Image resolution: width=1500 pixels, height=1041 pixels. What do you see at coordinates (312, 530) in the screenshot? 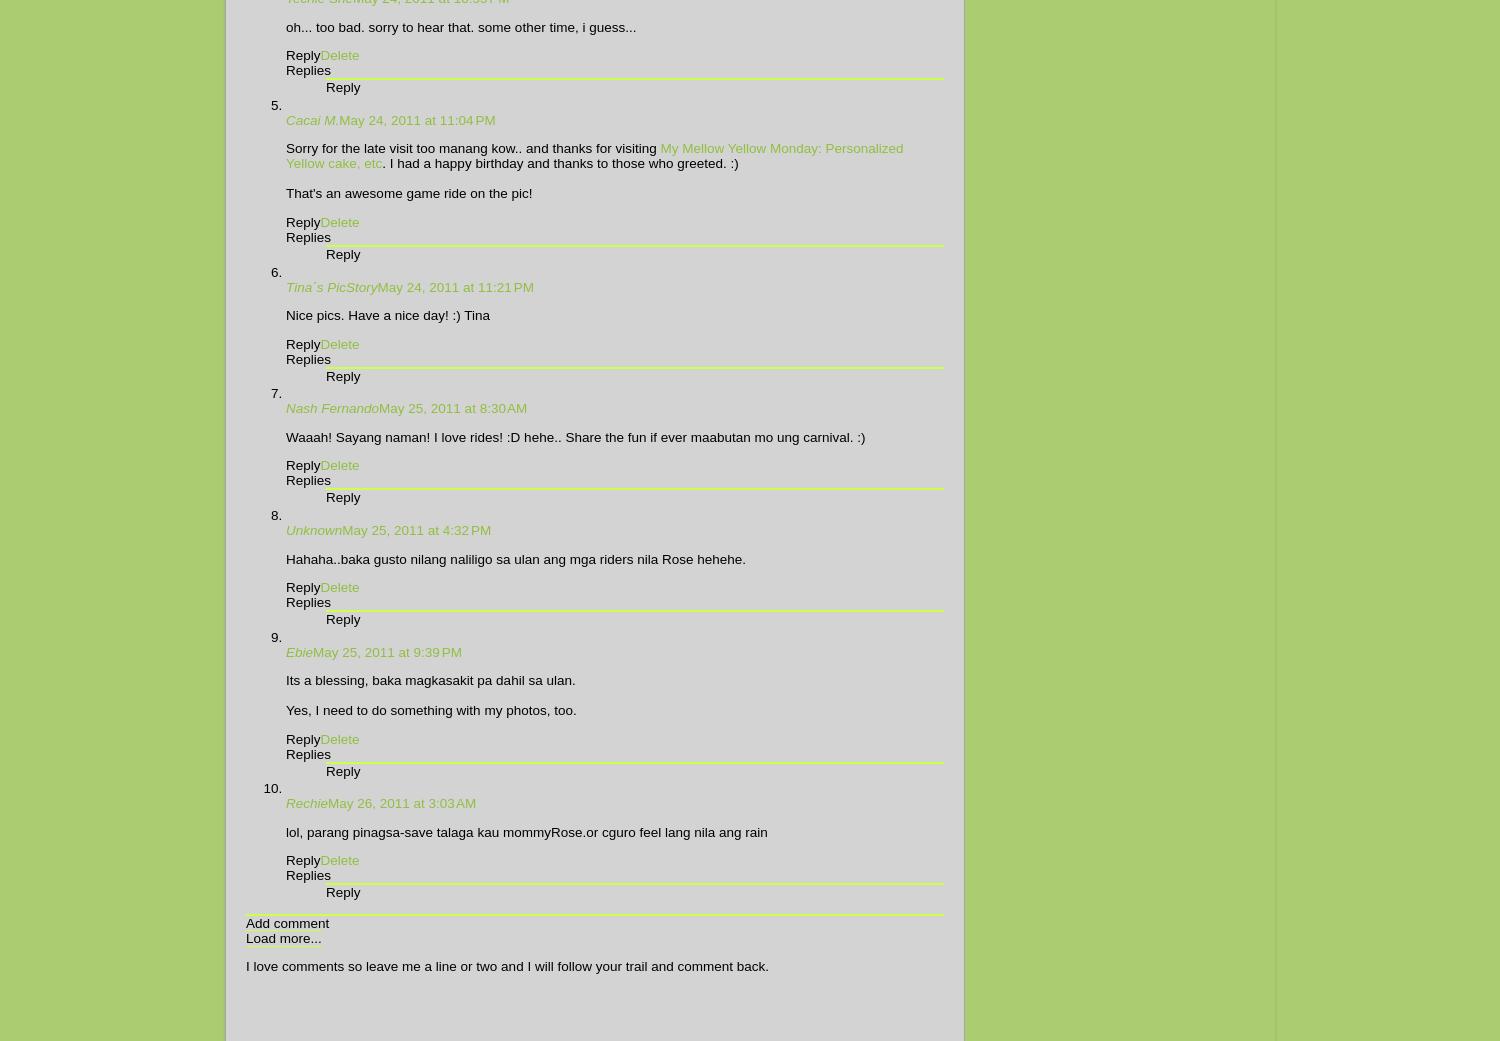
I see `'Unknown'` at bounding box center [312, 530].